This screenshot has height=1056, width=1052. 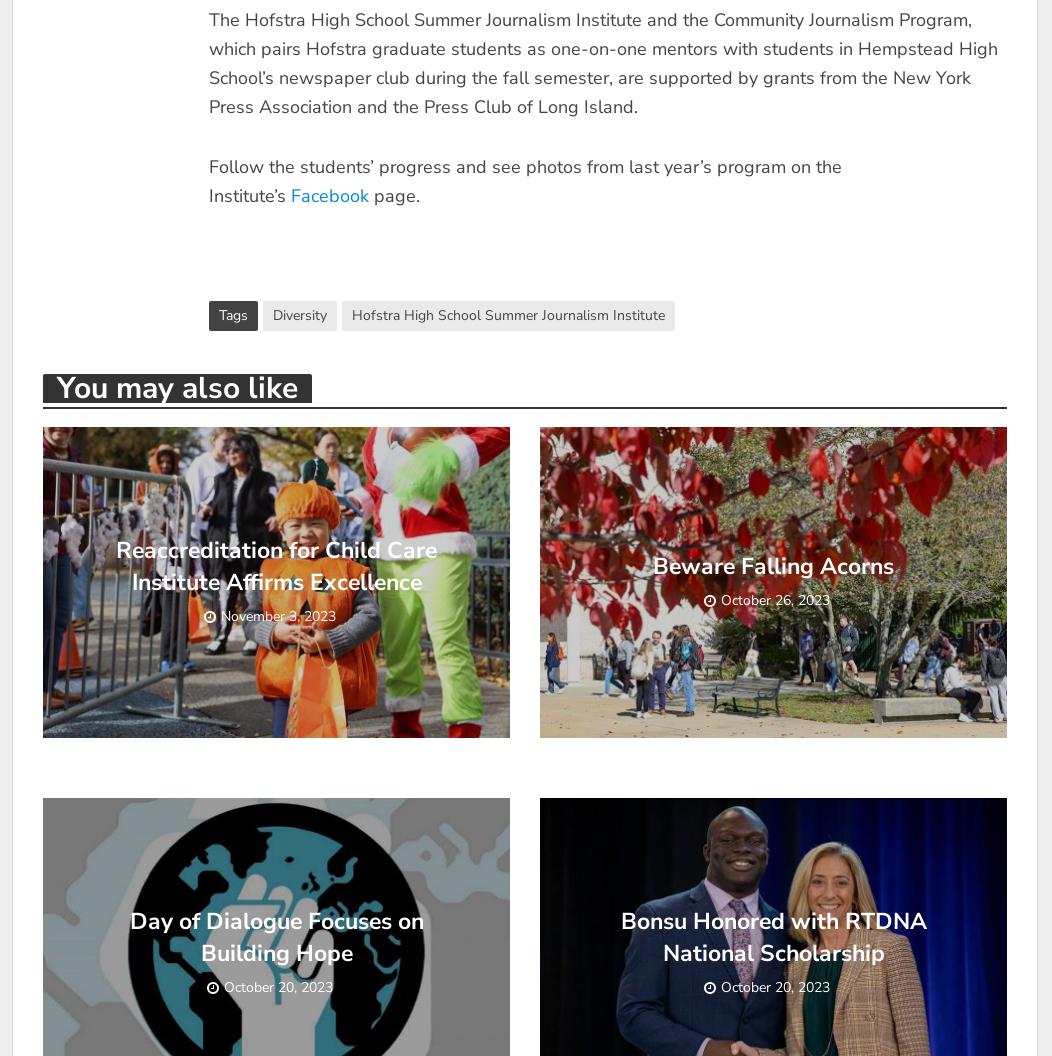 I want to click on 'Beware Falling Acorns', so click(x=772, y=565).